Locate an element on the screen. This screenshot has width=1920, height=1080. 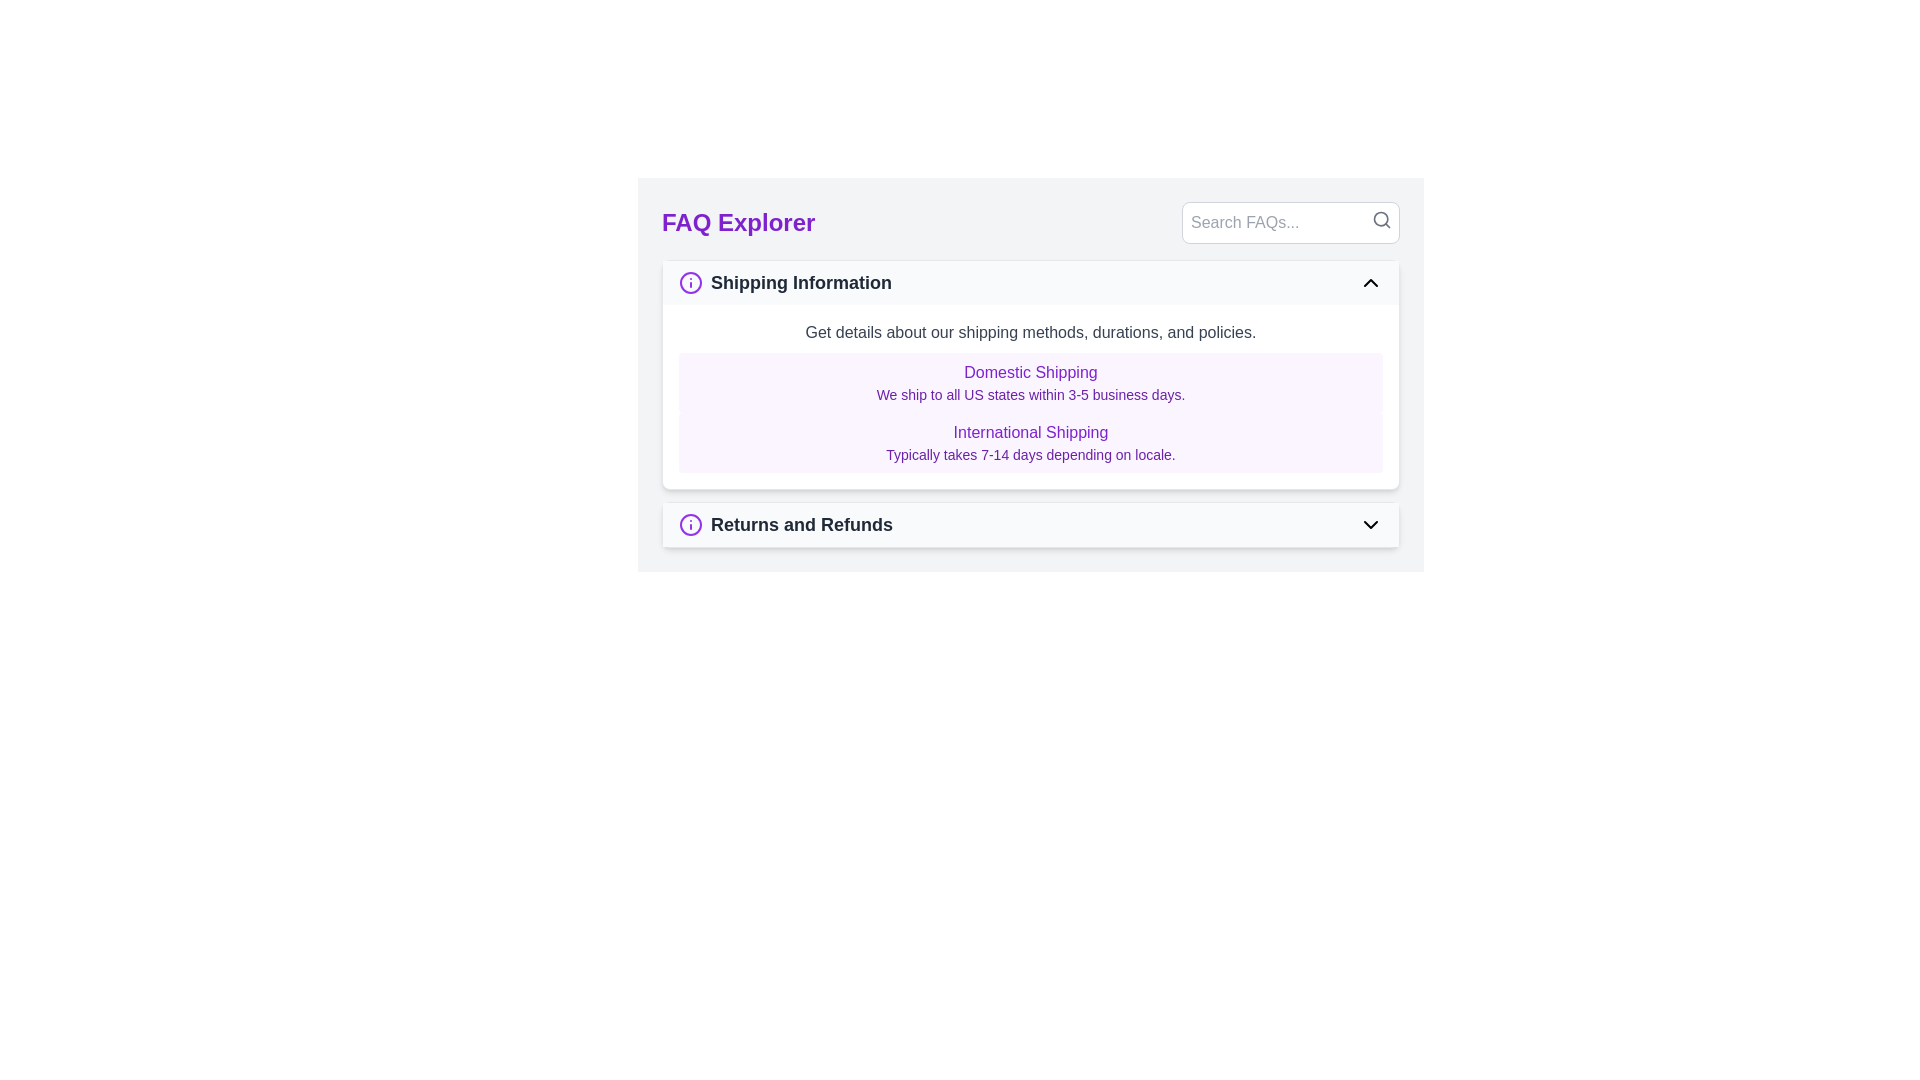
the text field that reads 'Typically takes 7-14 days depending on locale.' located beneath the 'International Shipping' heading in the Shipping Information section is located at coordinates (1031, 455).